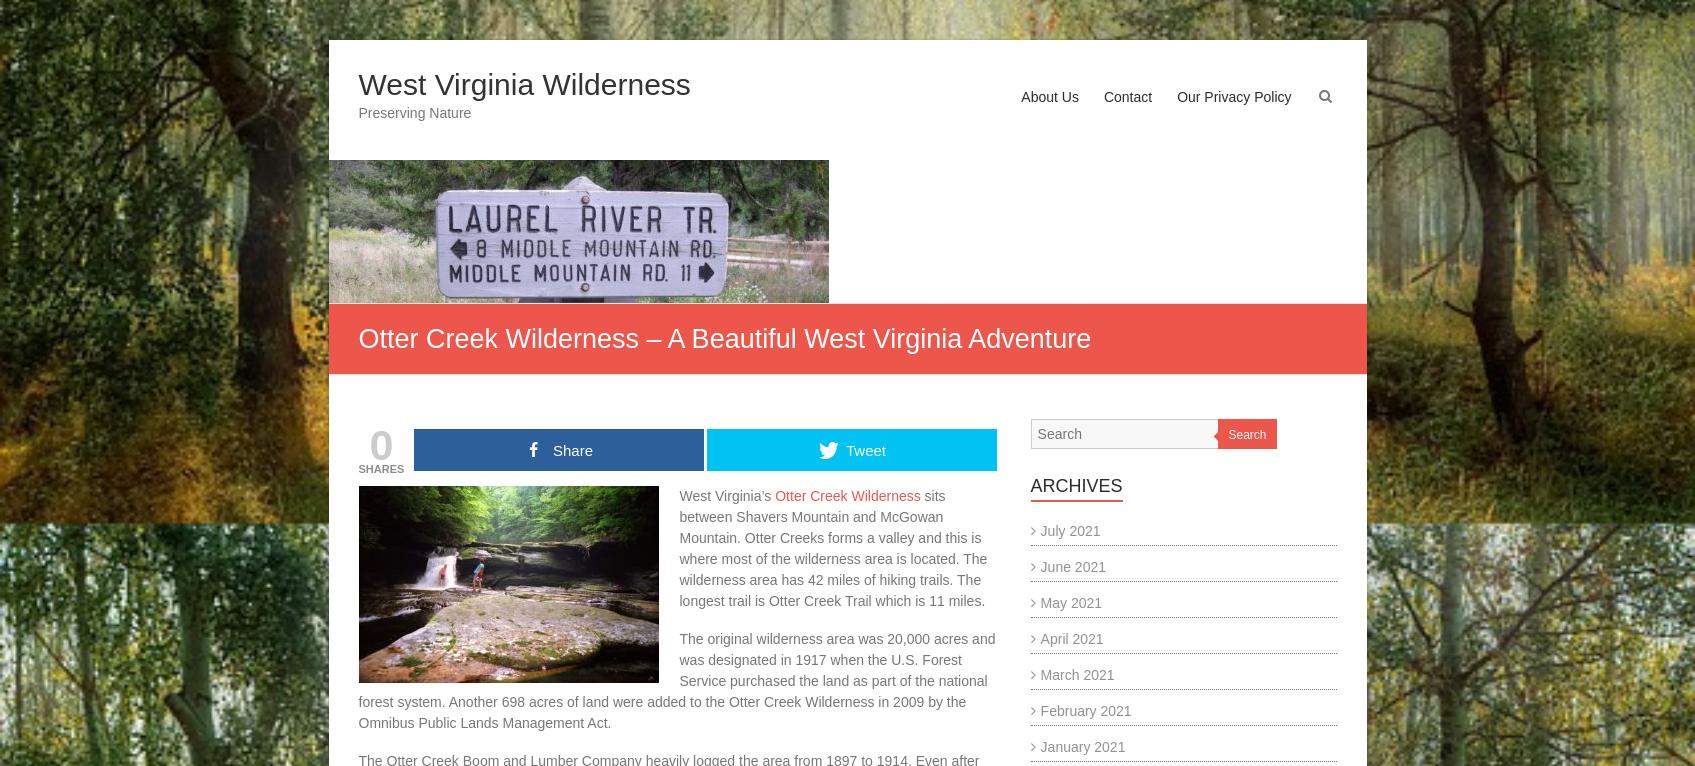 The height and width of the screenshot is (766, 1695). Describe the element at coordinates (380, 444) in the screenshot. I see `'0'` at that location.